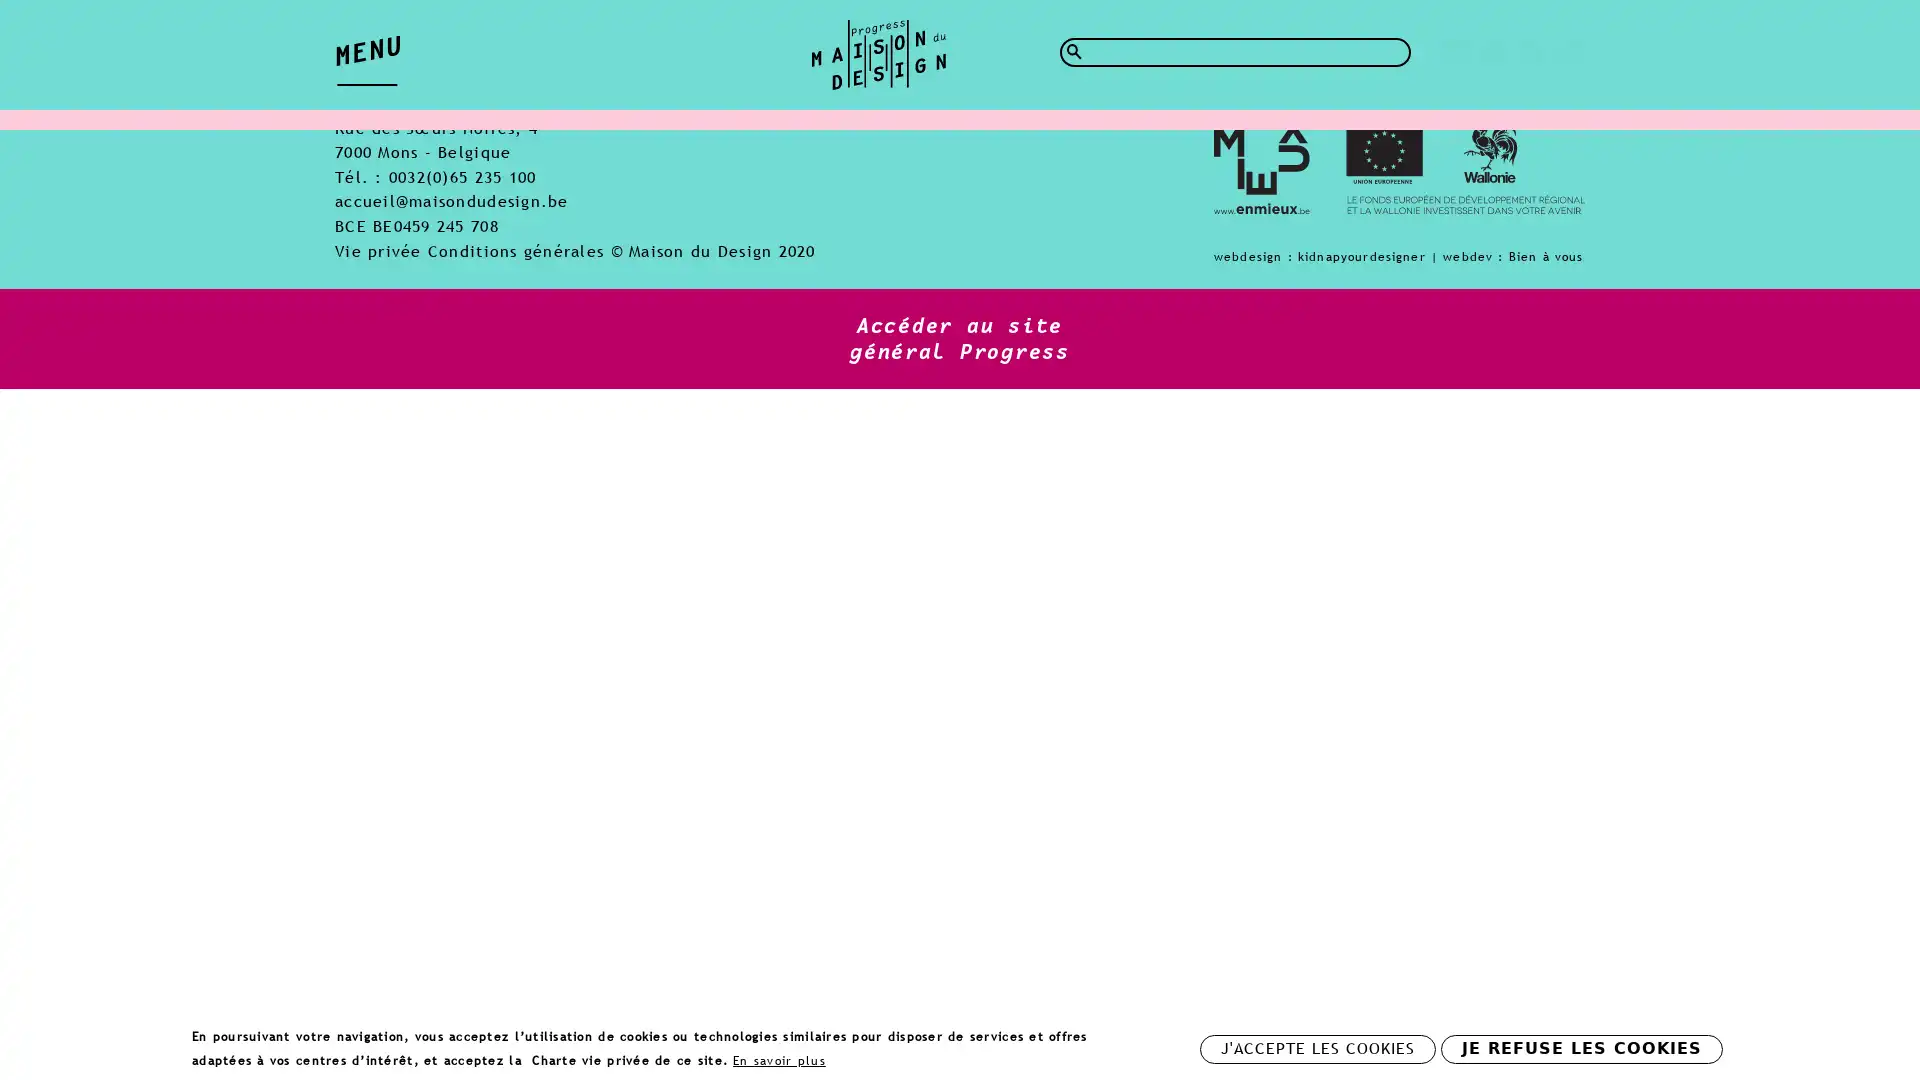  What do you see at coordinates (1581, 1048) in the screenshot?
I see `JE REFUSE LES COOKIES` at bounding box center [1581, 1048].